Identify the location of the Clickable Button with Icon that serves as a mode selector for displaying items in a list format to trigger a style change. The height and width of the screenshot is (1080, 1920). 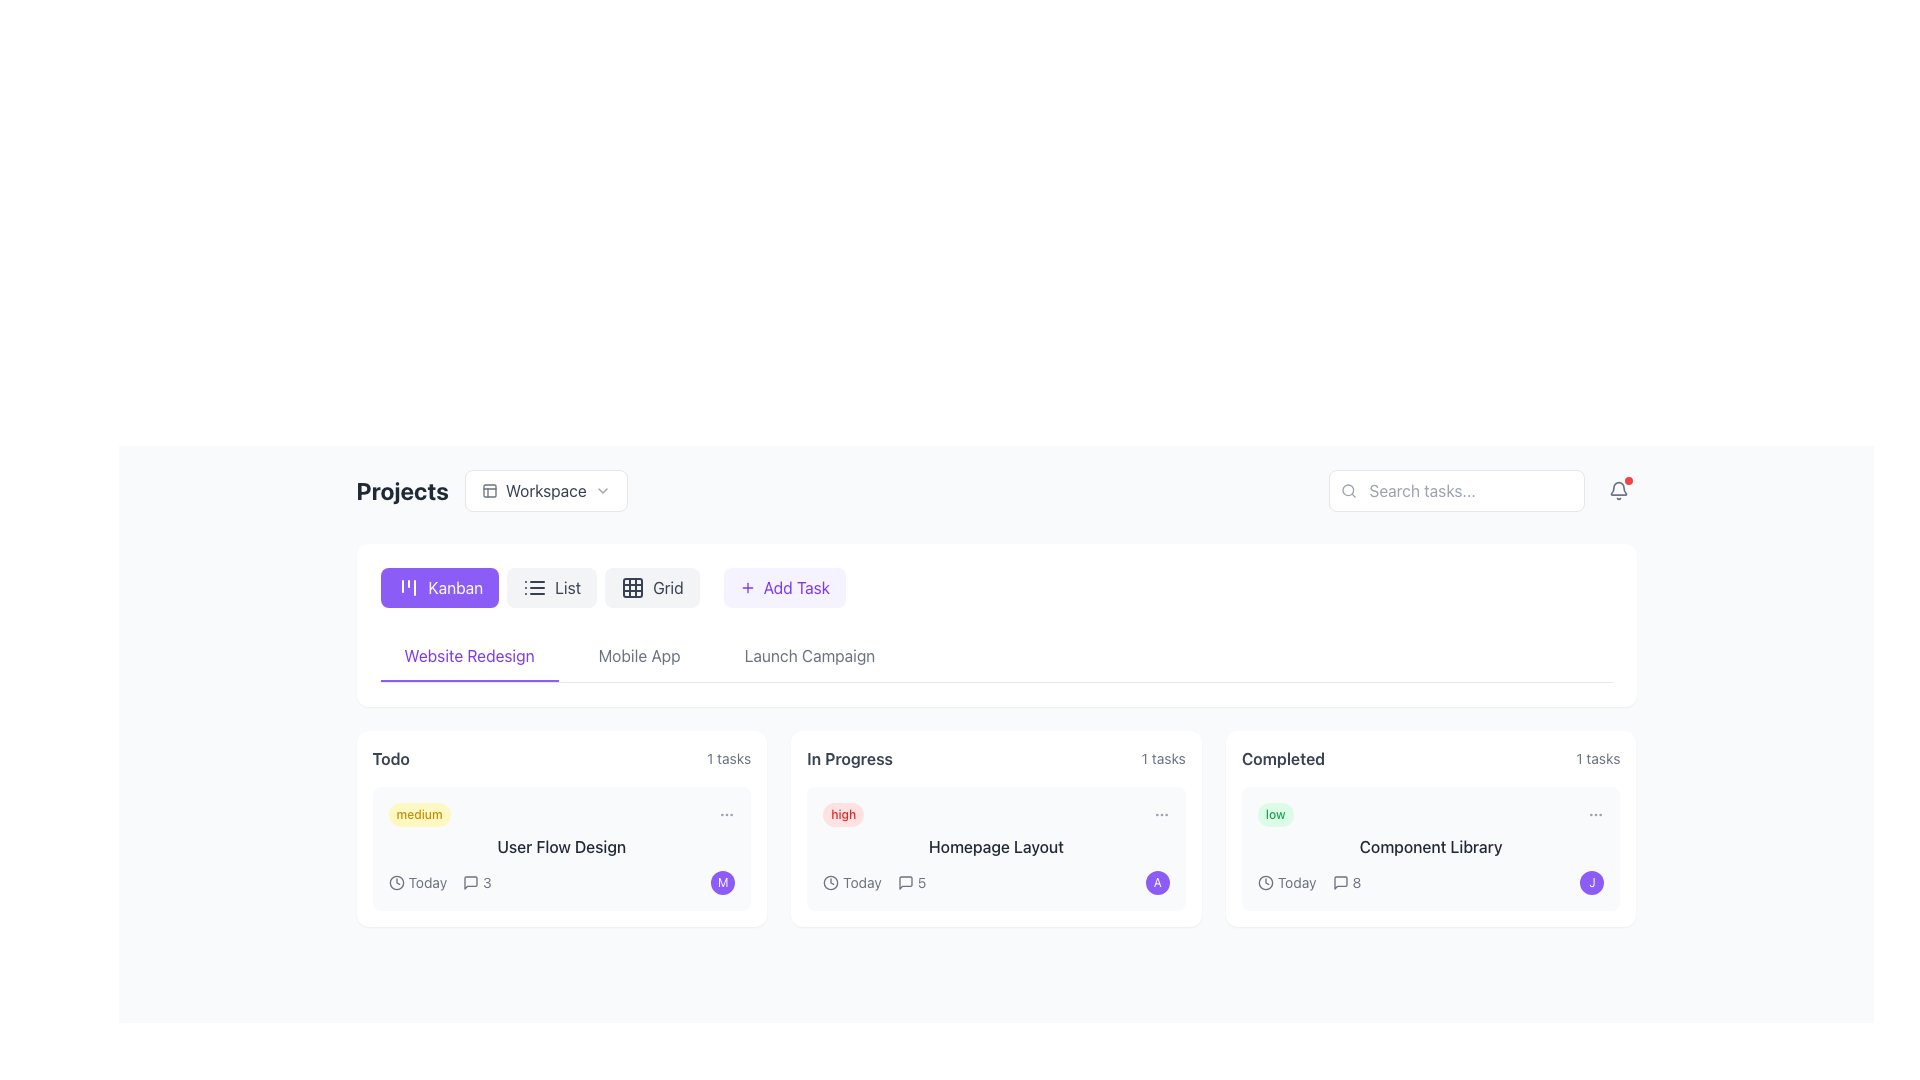
(540, 586).